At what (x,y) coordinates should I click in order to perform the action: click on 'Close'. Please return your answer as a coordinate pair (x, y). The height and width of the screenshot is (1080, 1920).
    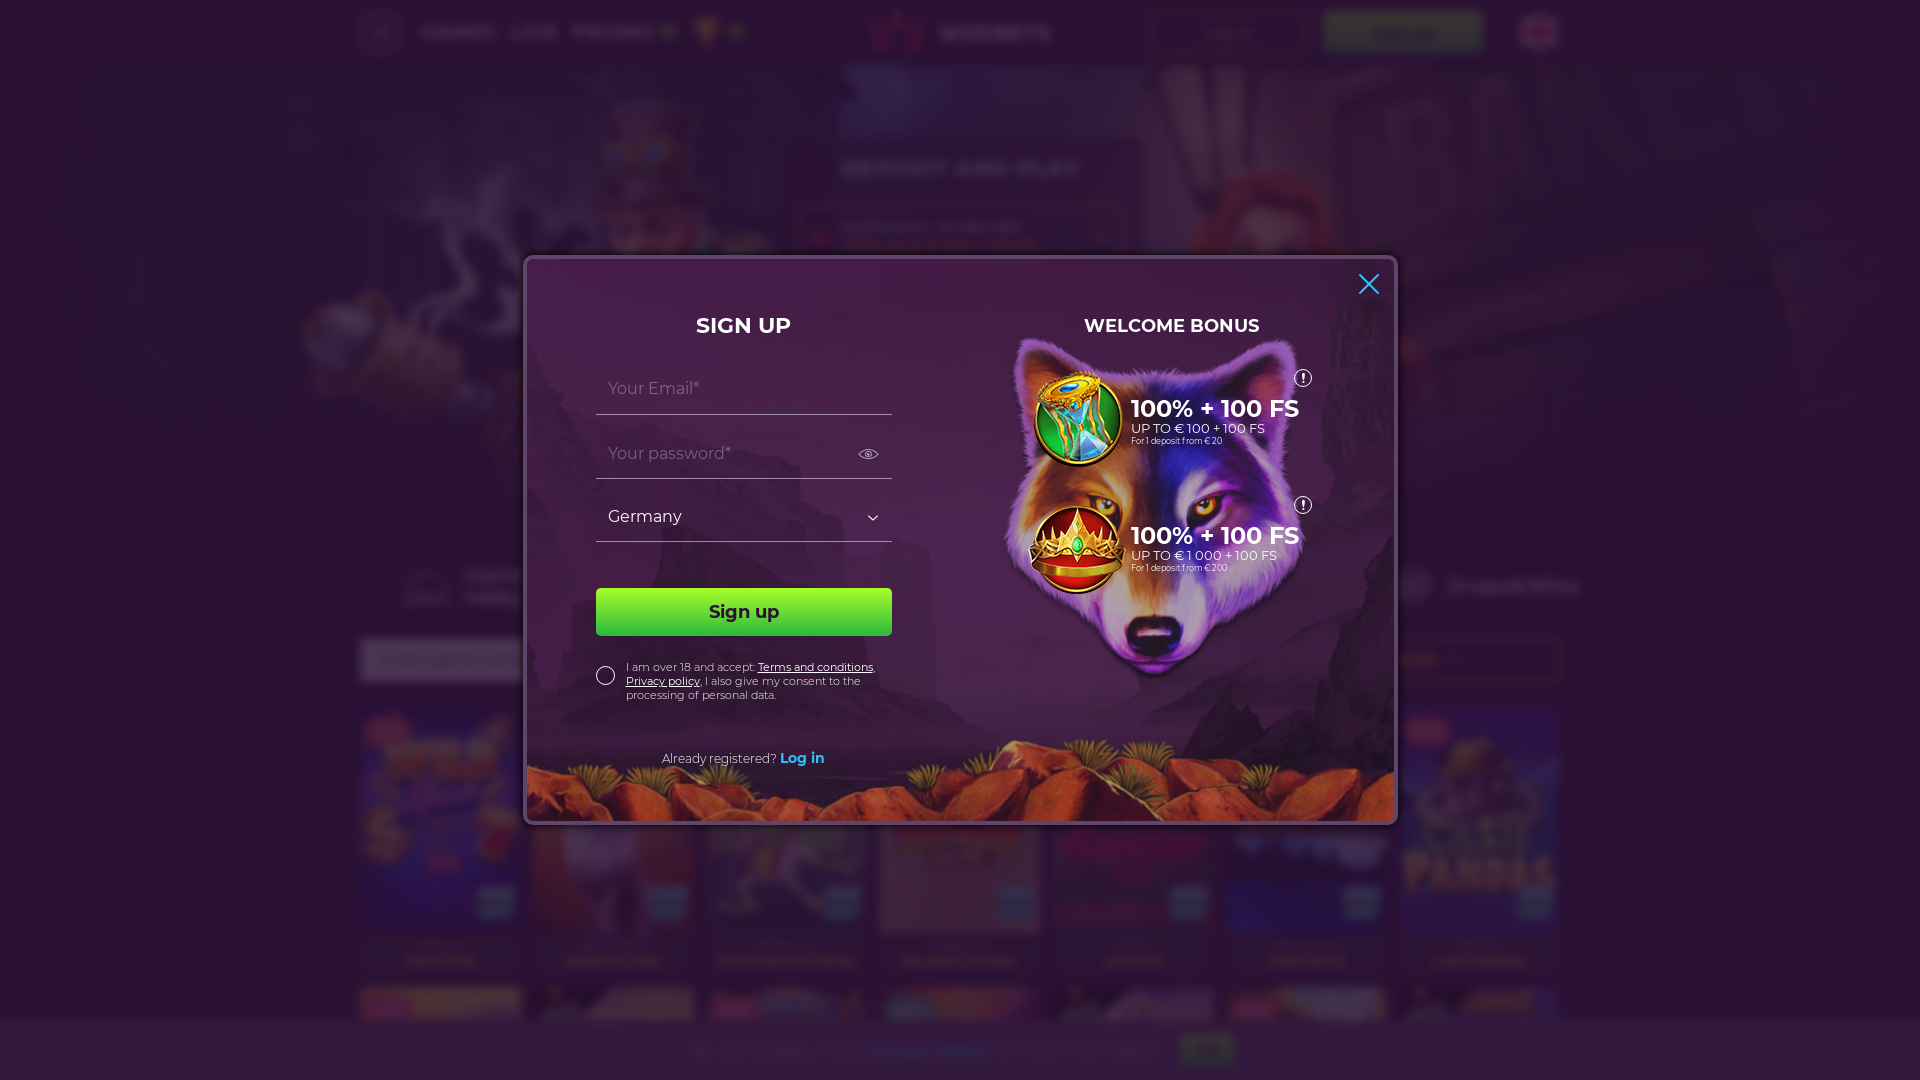
    Looking at the image, I should click on (1367, 284).